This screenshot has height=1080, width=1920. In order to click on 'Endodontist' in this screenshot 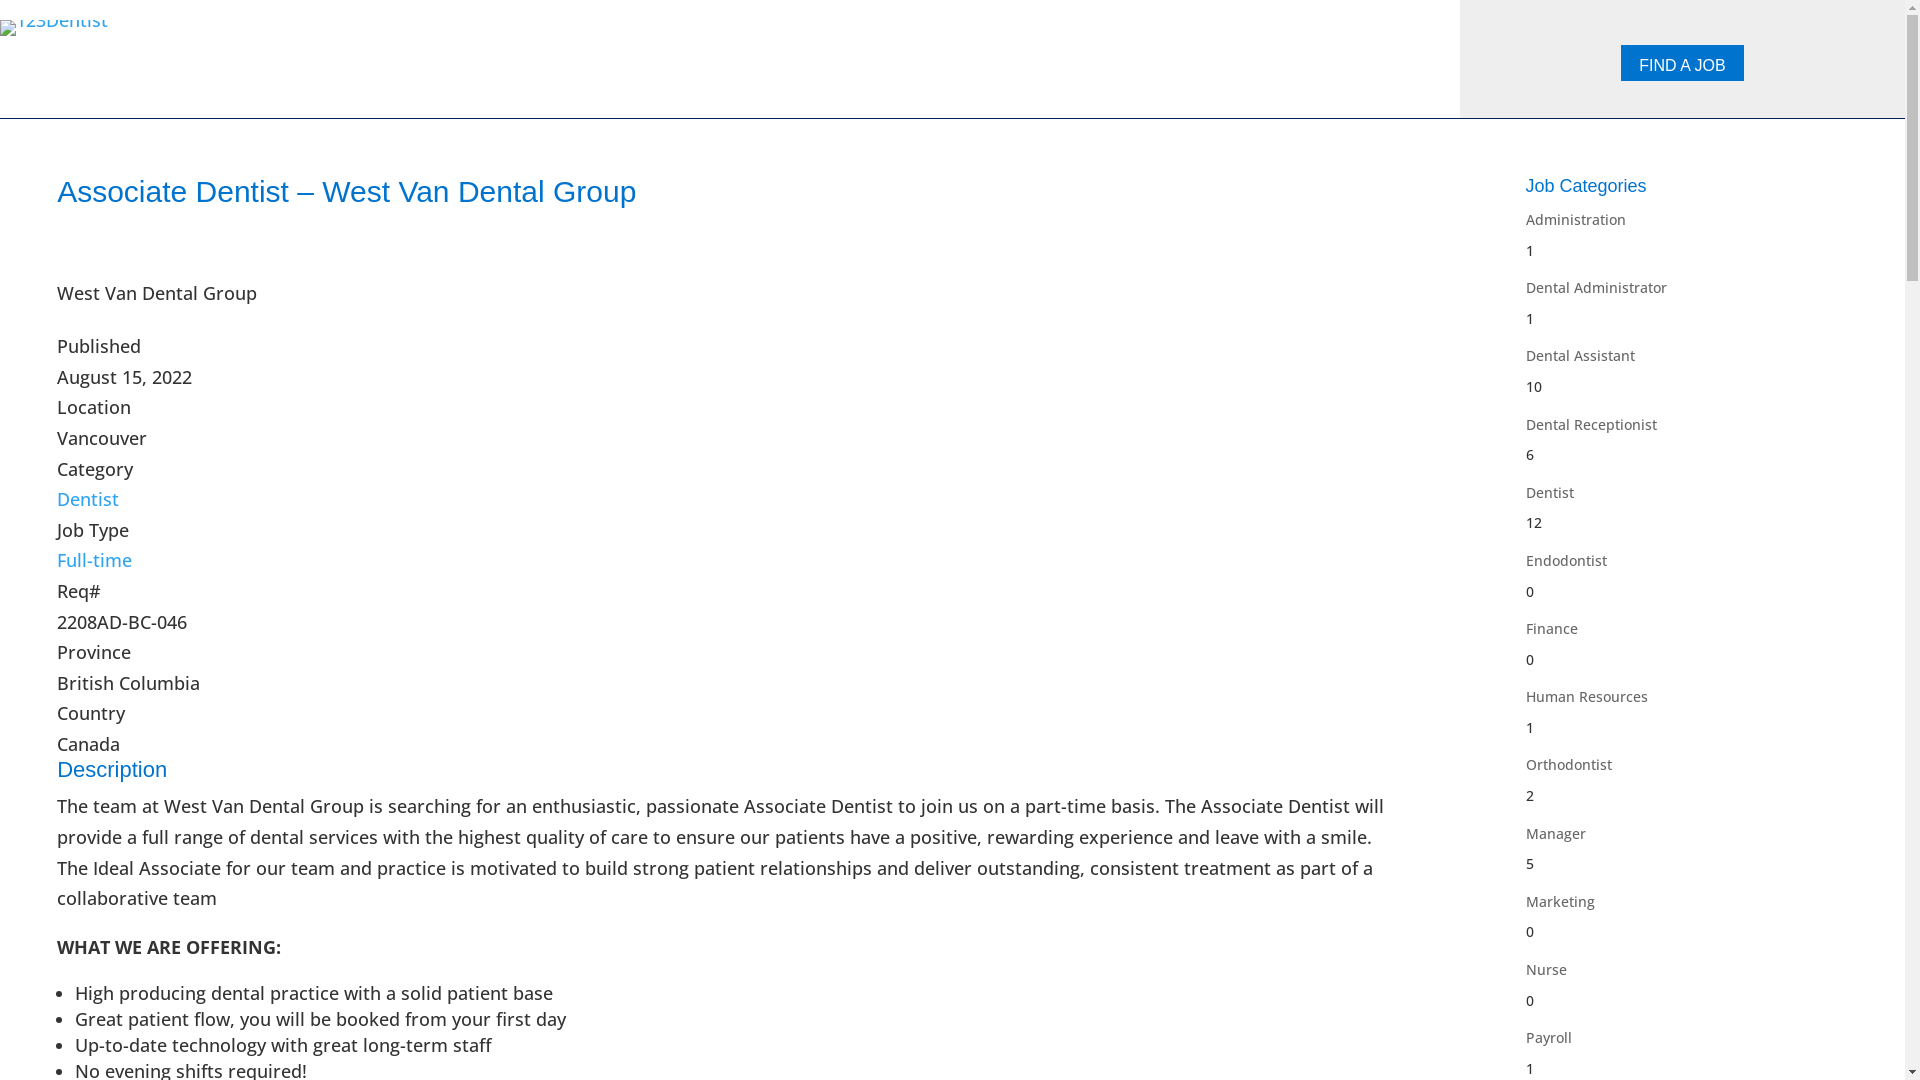, I will do `click(1565, 560)`.